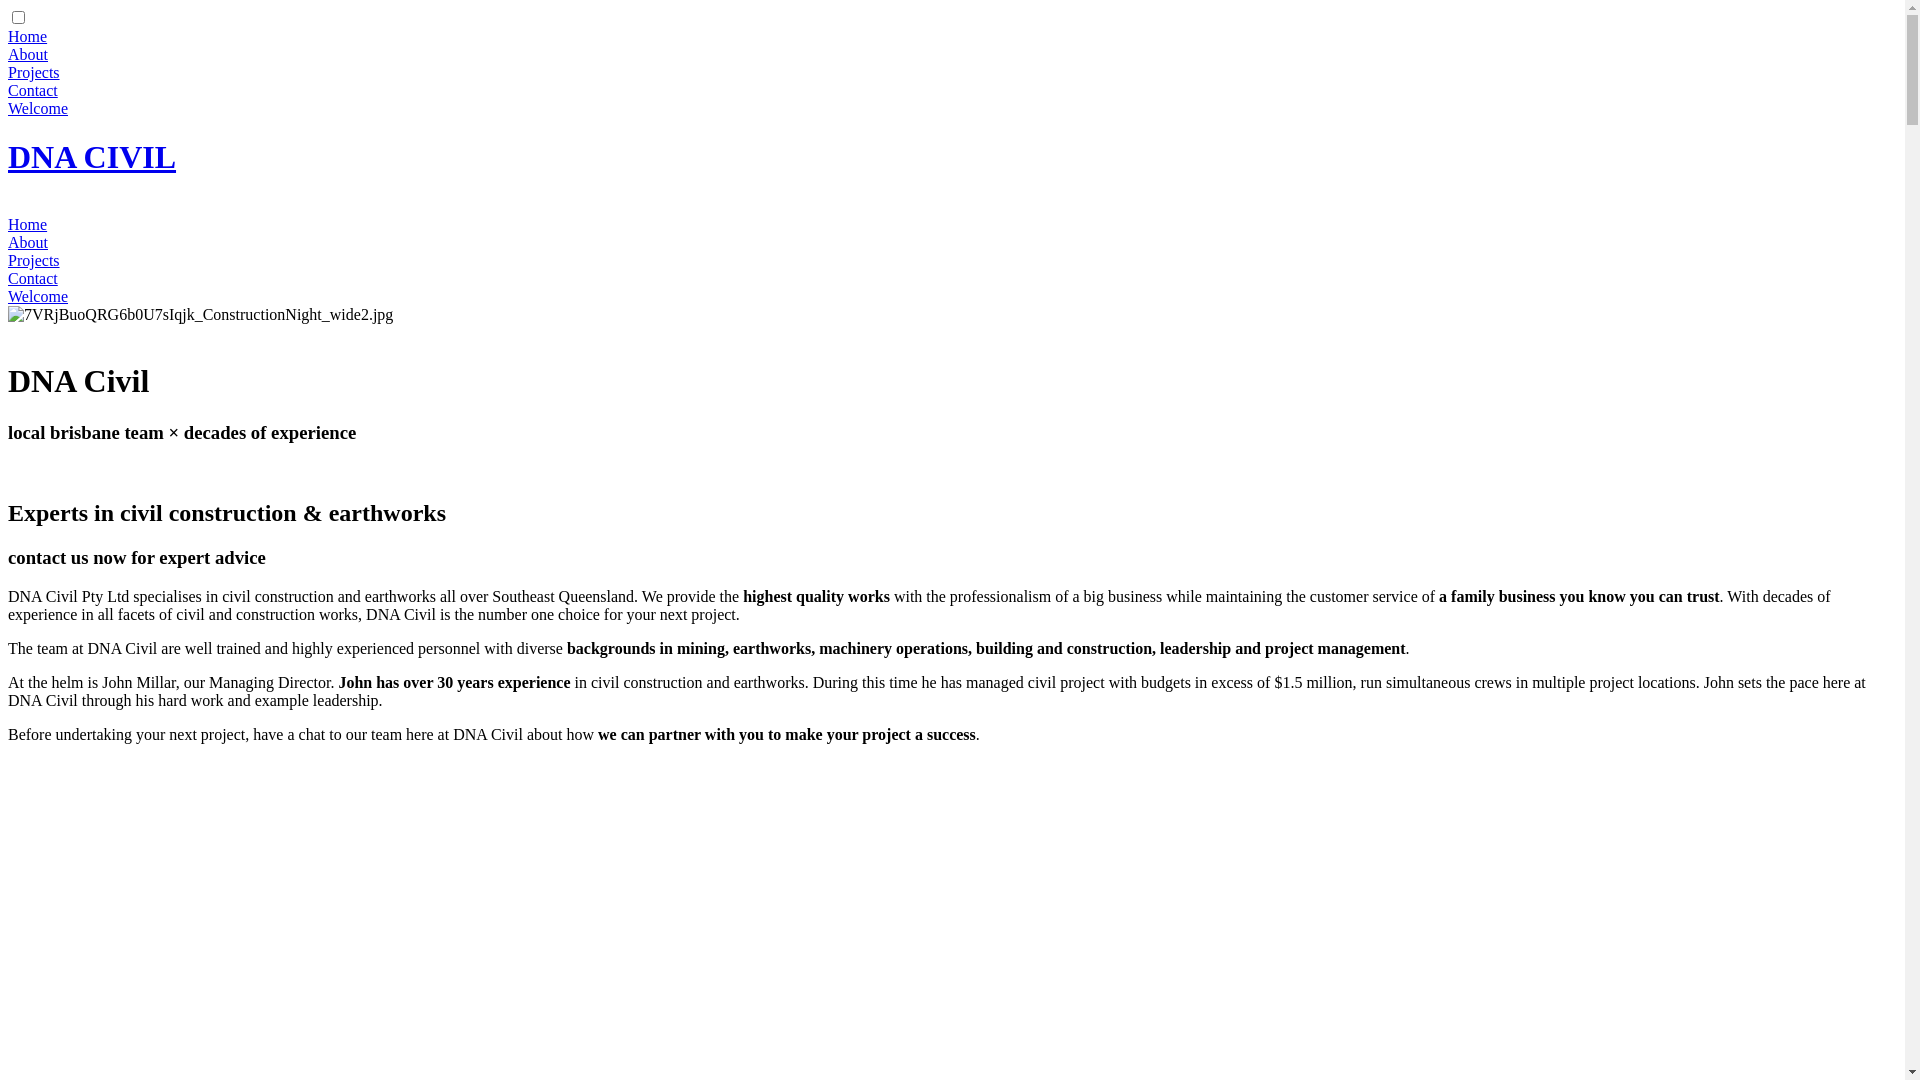  I want to click on 'Welcome', so click(8, 108).